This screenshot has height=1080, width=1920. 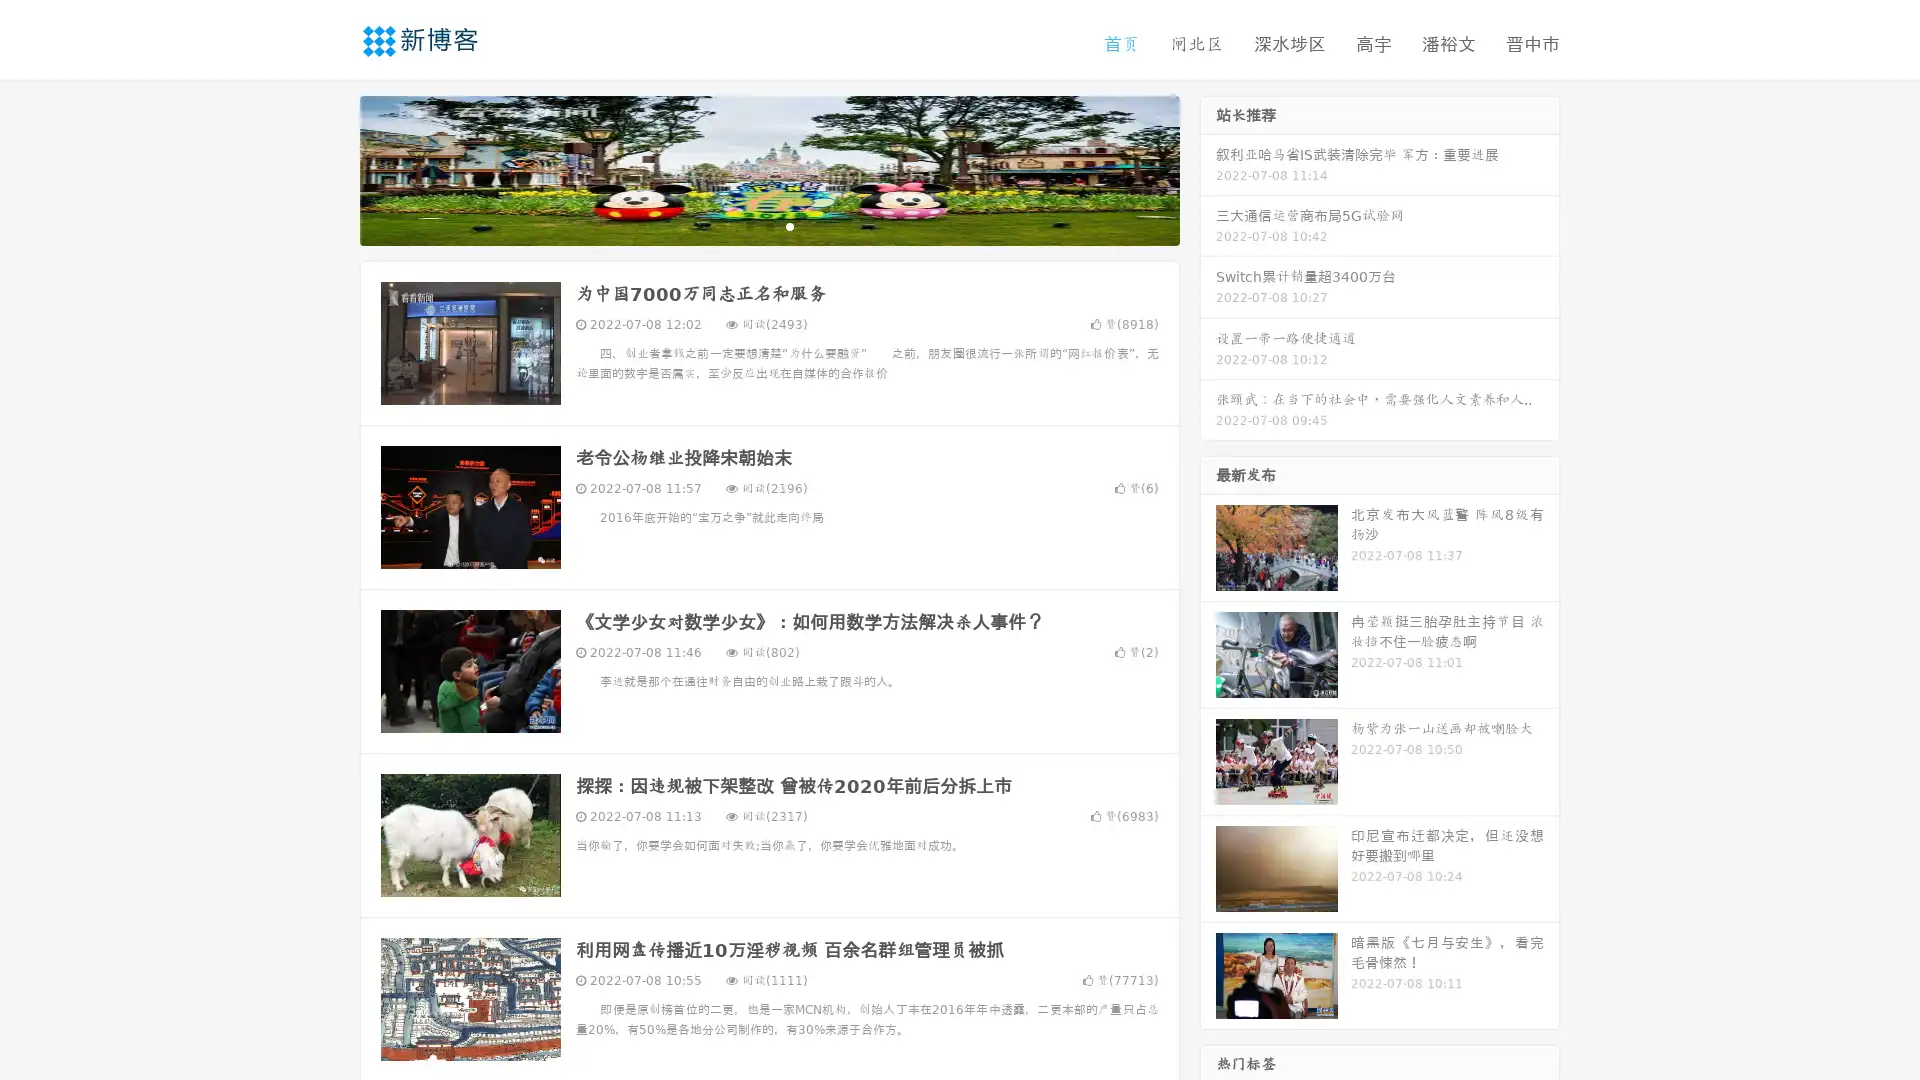 I want to click on Go to slide 1, so click(x=748, y=225).